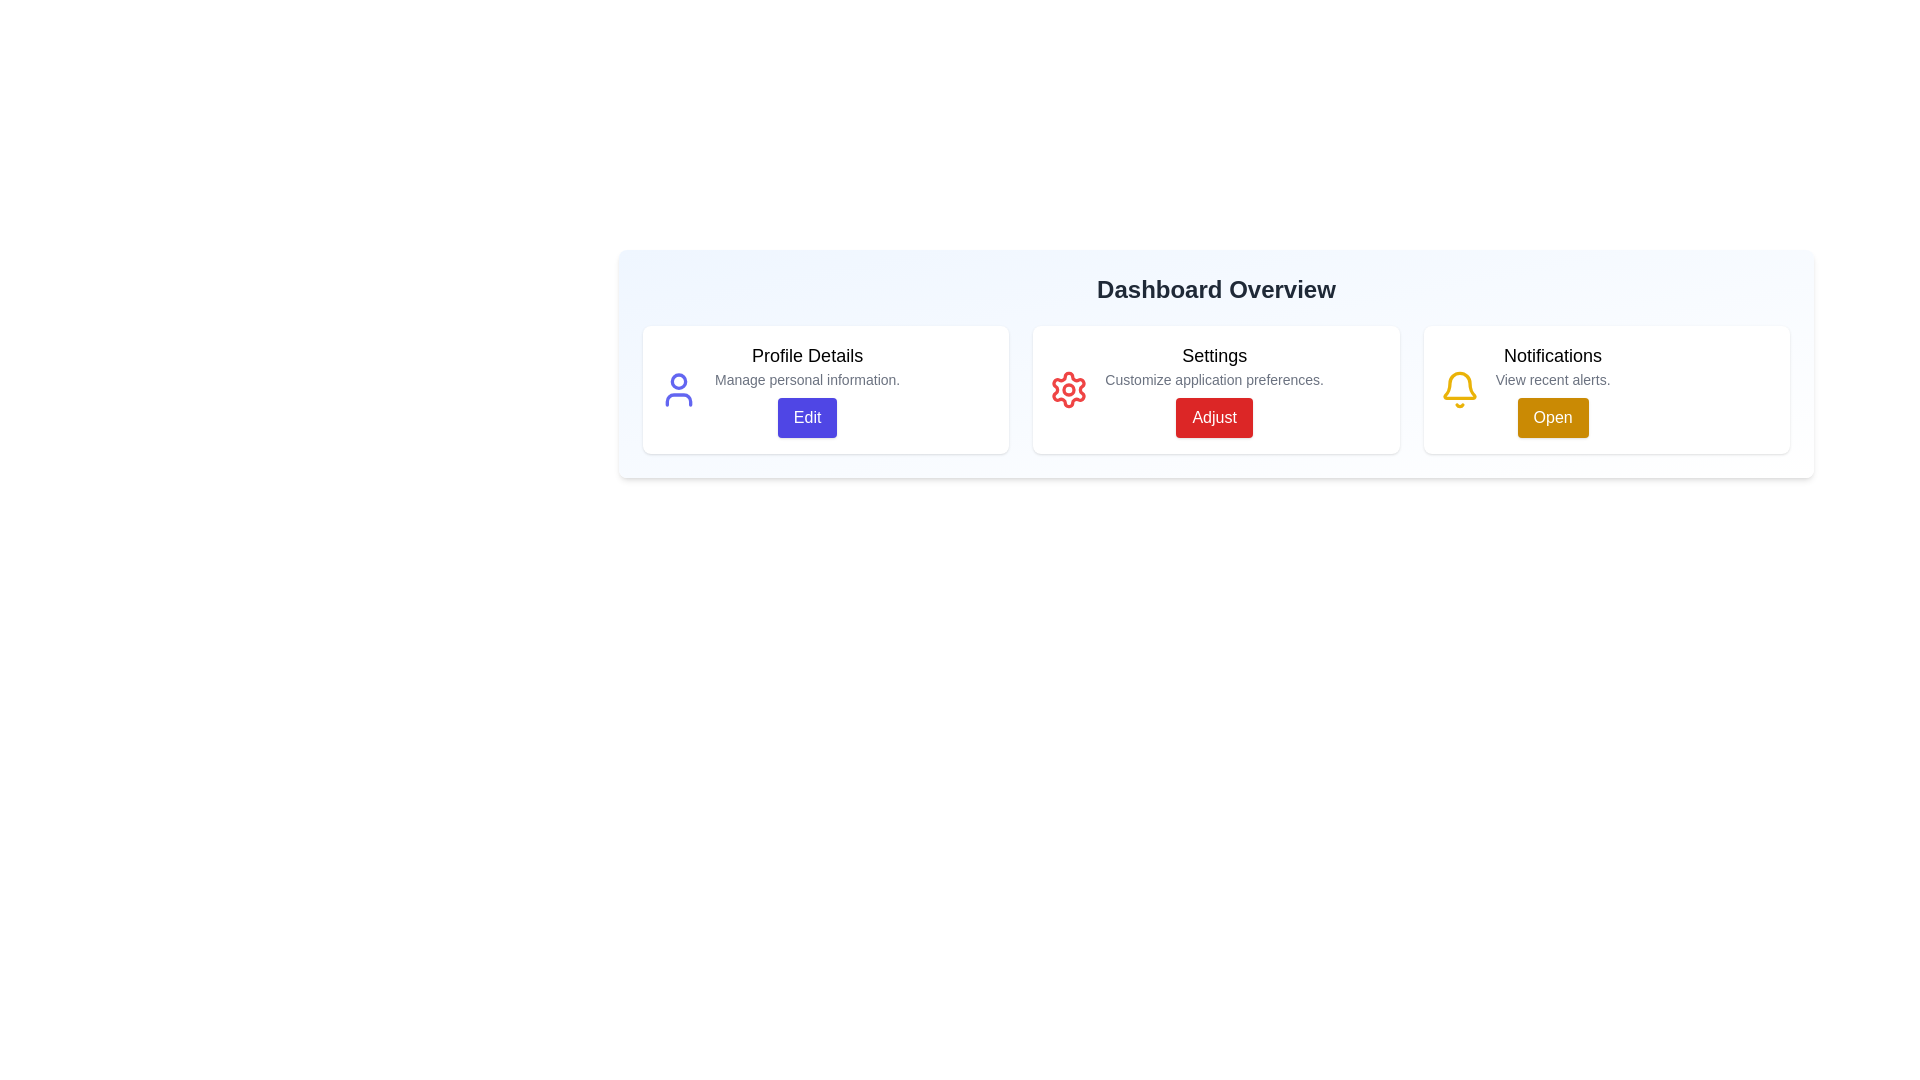  I want to click on supplementary information provided by the static text located beneath the 'Profile Details' heading and above the 'Edit' button in the leftmost card of the layout, so click(807, 380).